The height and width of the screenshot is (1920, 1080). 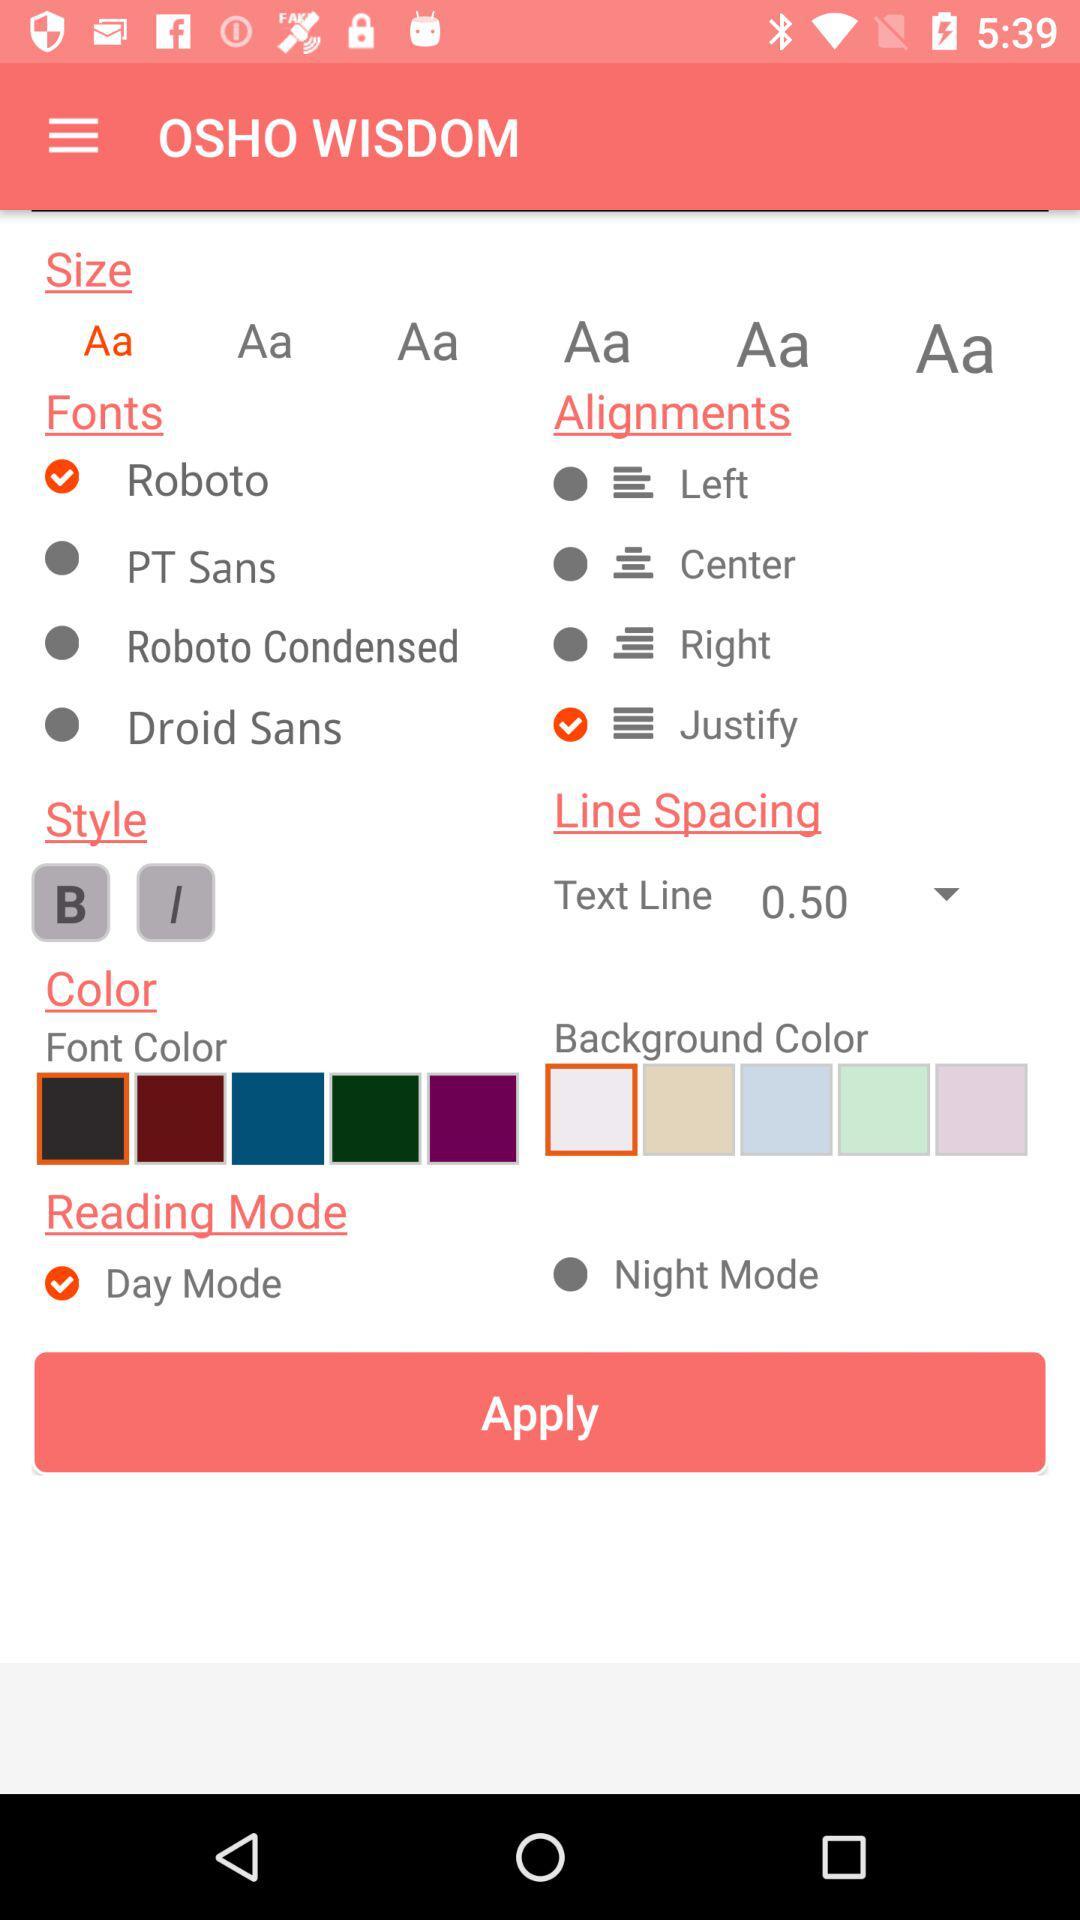 I want to click on color selection, so click(x=277, y=1117).